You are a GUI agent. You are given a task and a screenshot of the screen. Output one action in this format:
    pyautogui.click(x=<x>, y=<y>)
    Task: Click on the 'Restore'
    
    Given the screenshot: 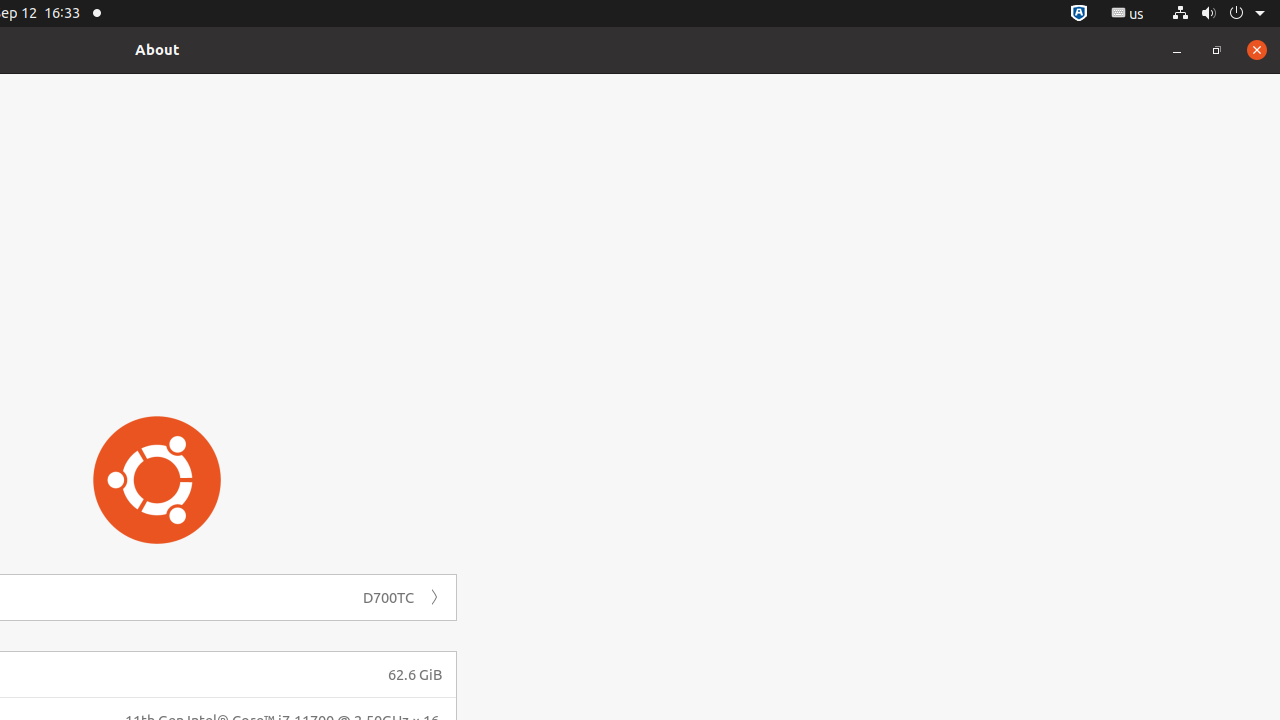 What is the action you would take?
    pyautogui.click(x=1216, y=48)
    